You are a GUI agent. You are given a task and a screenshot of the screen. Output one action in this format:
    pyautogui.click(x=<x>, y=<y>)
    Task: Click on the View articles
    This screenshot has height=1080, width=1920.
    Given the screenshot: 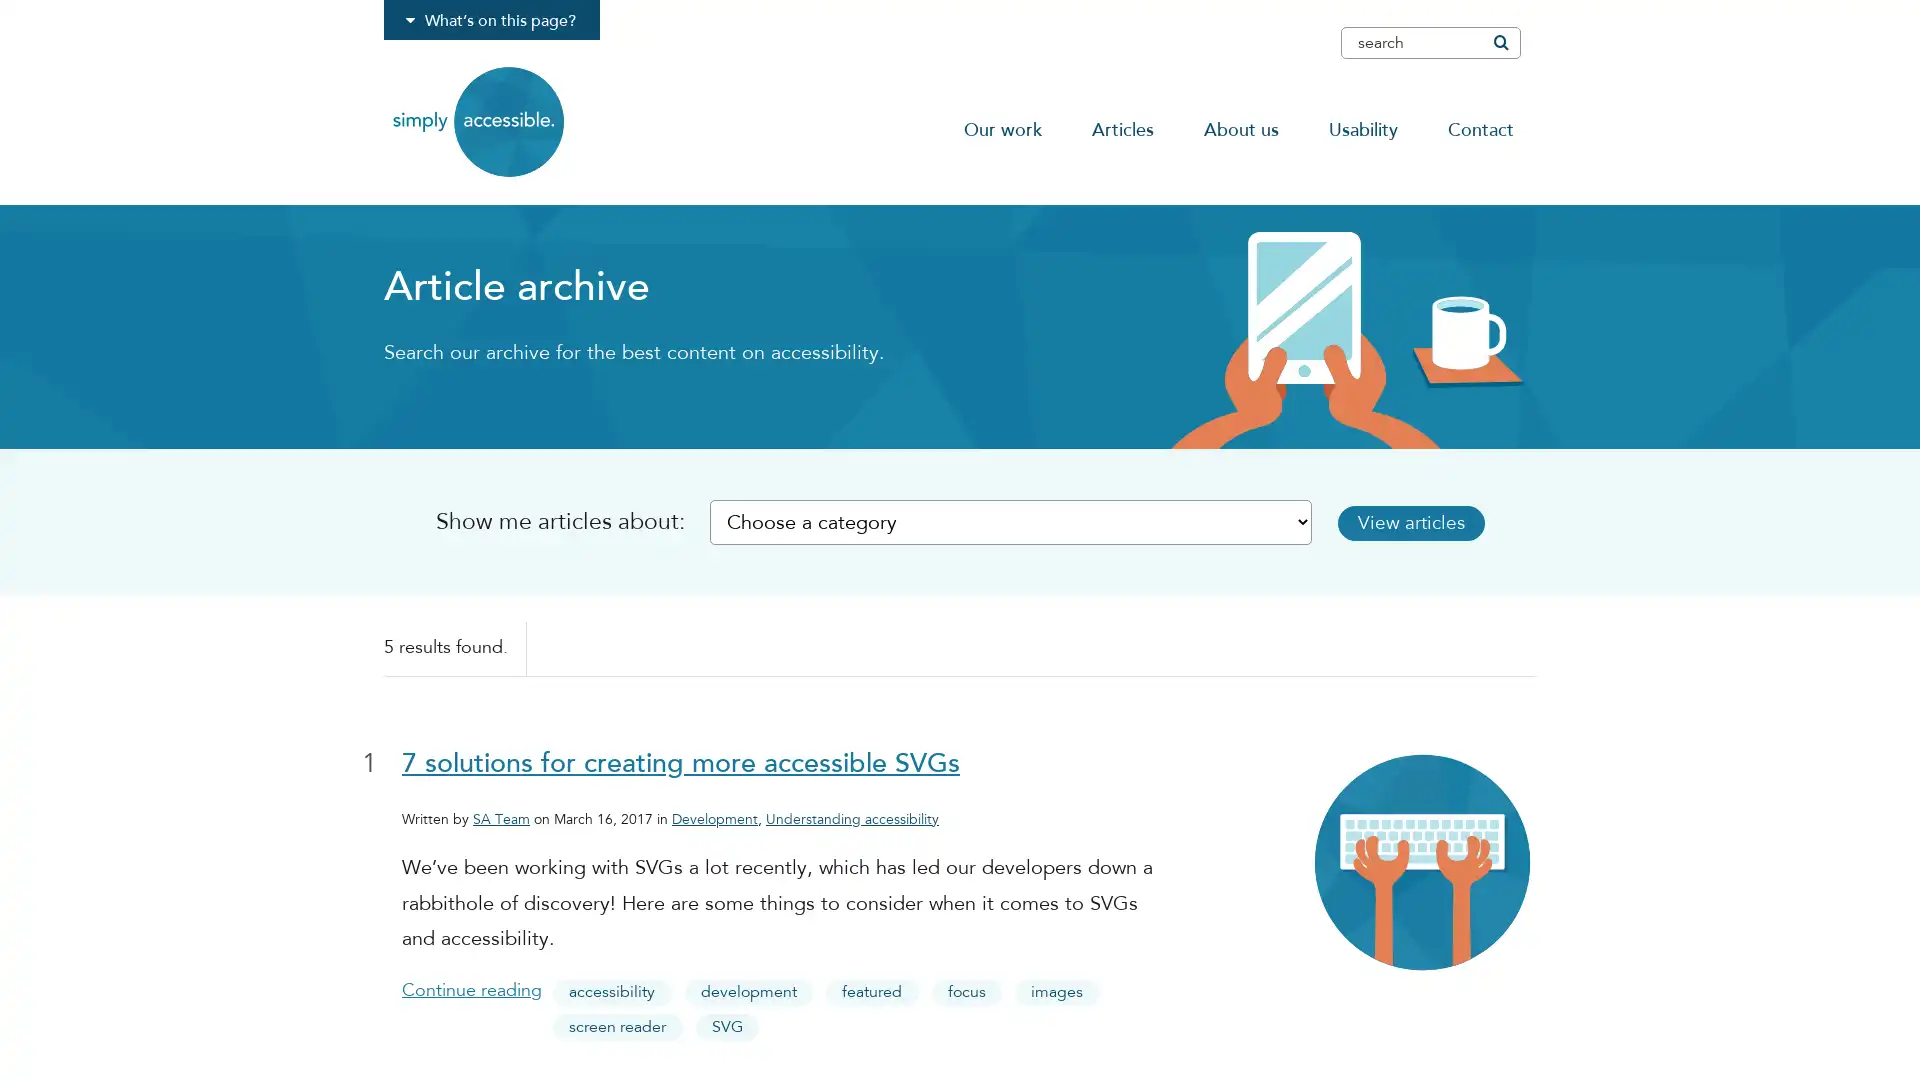 What is the action you would take?
    pyautogui.click(x=1419, y=521)
    